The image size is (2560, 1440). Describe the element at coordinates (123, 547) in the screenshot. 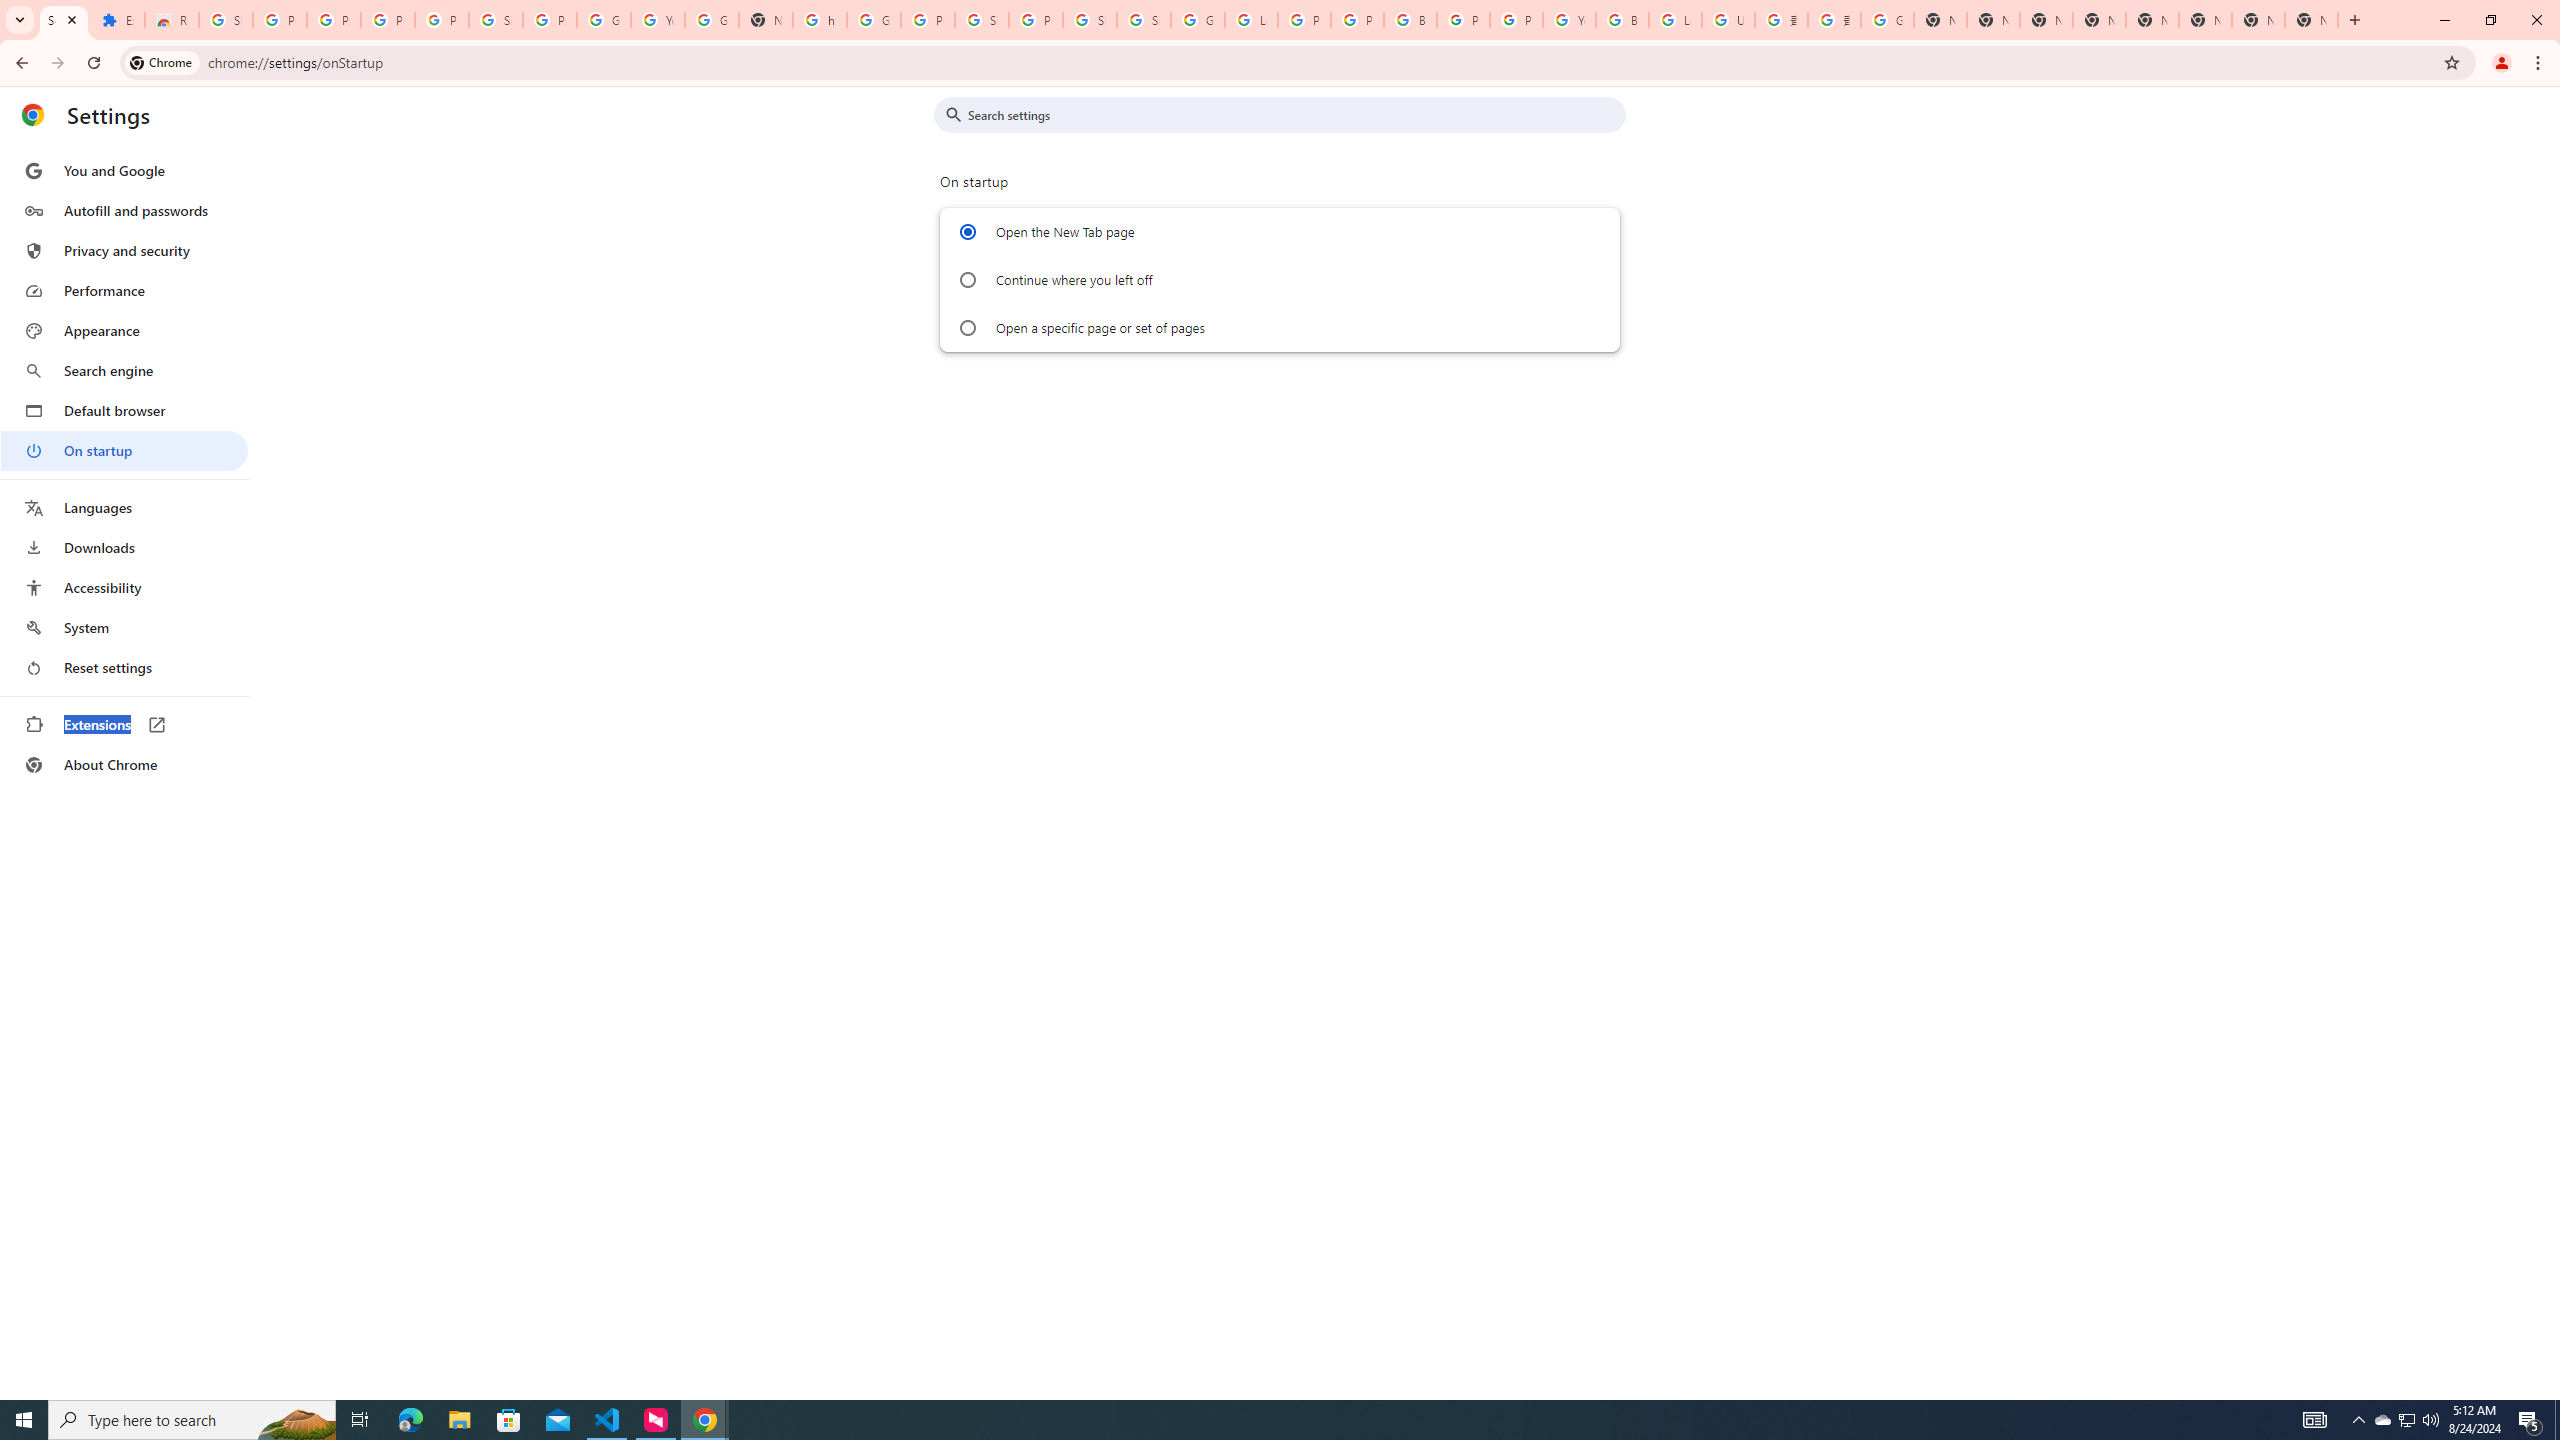

I see `'Downloads'` at that location.